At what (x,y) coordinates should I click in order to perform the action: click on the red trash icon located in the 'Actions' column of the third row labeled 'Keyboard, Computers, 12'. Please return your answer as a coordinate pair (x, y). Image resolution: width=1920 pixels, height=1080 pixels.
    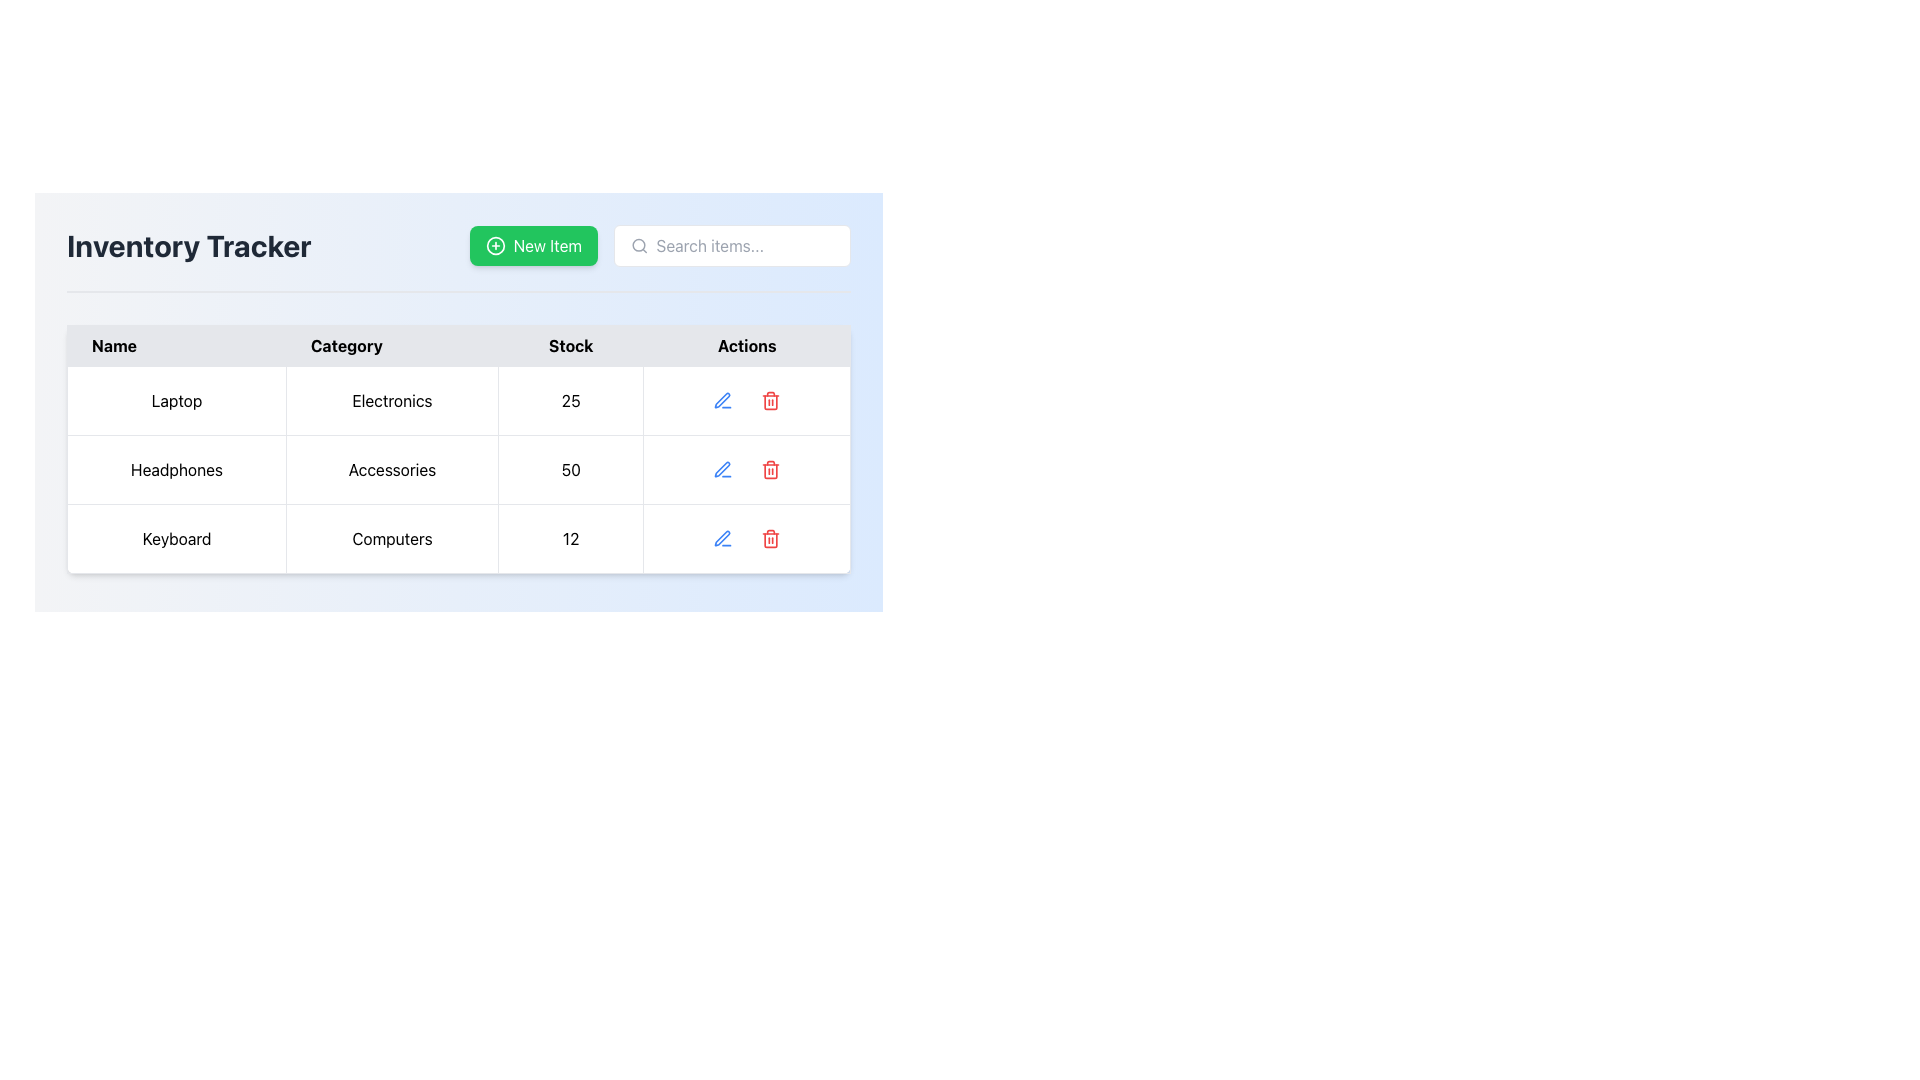
    Looking at the image, I should click on (770, 471).